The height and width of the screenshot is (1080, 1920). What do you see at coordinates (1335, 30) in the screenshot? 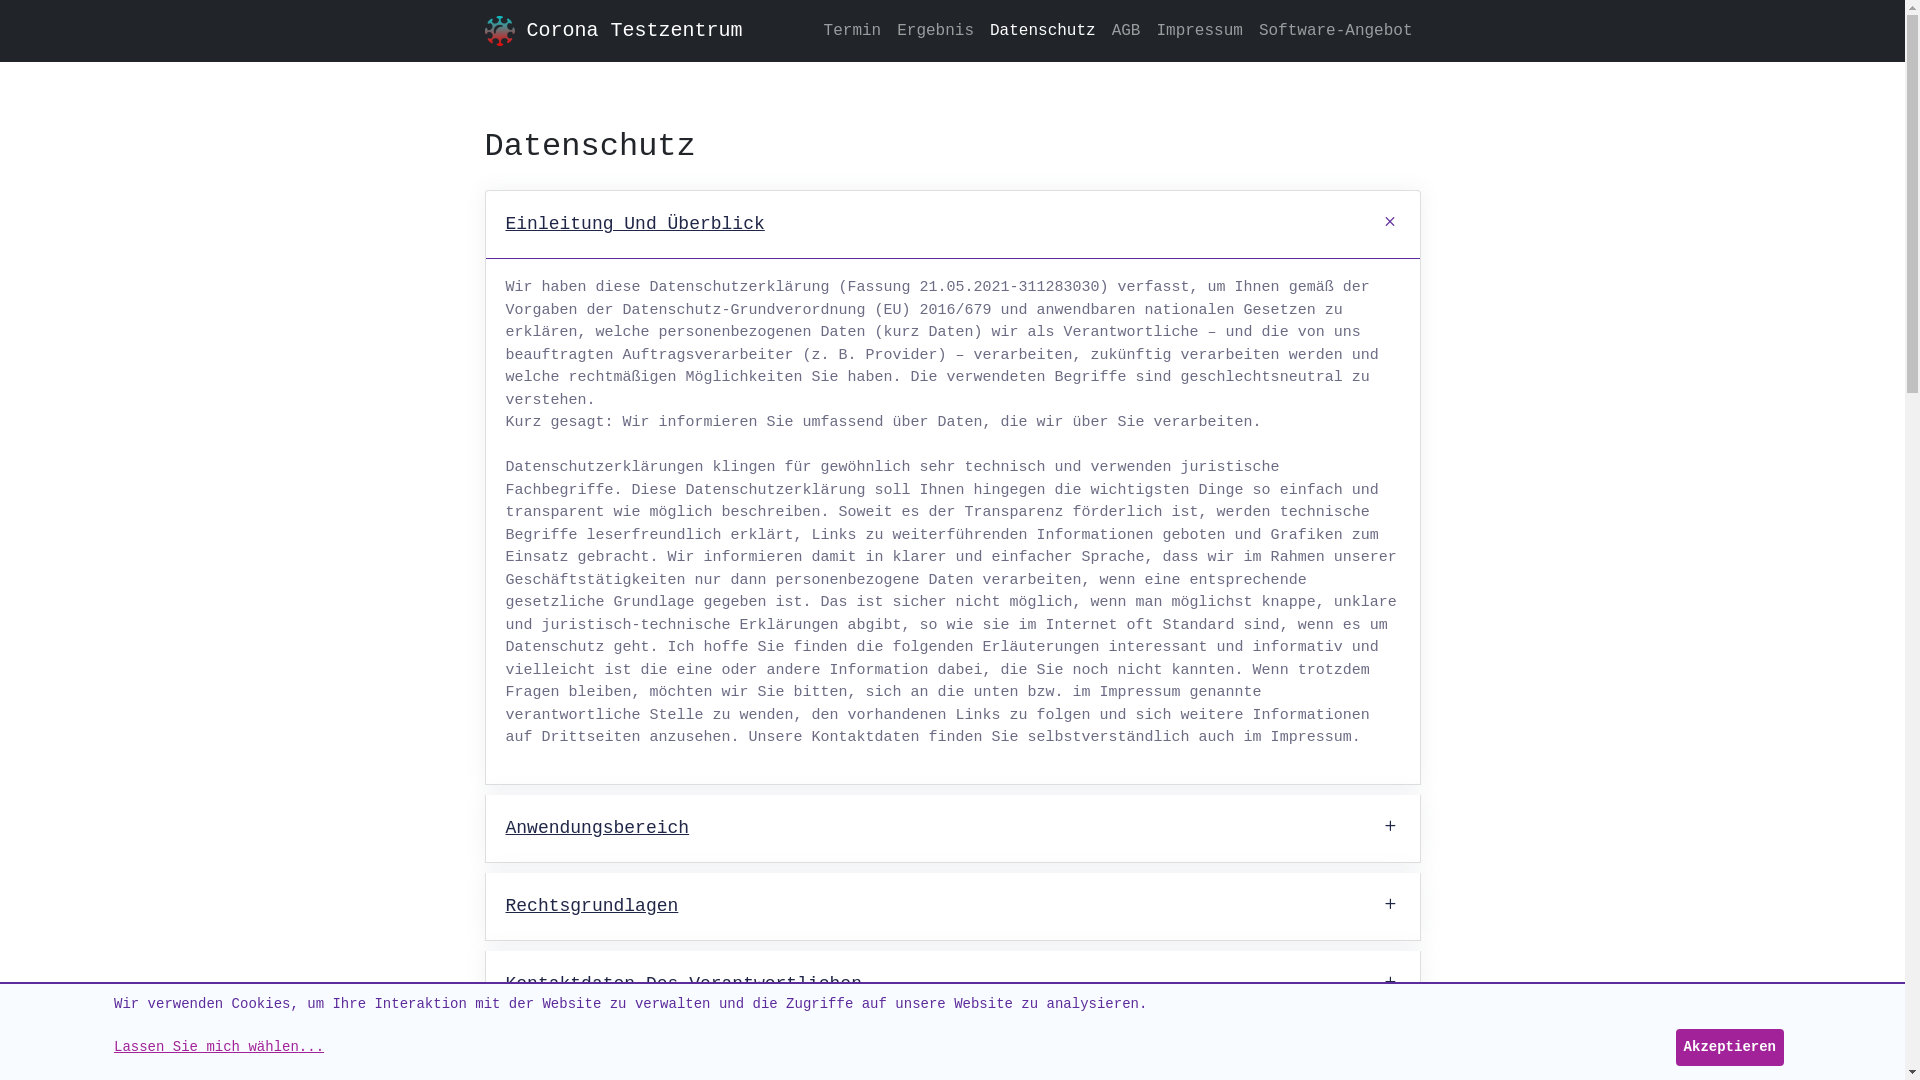
I see `'Software-Angebot'` at bounding box center [1335, 30].